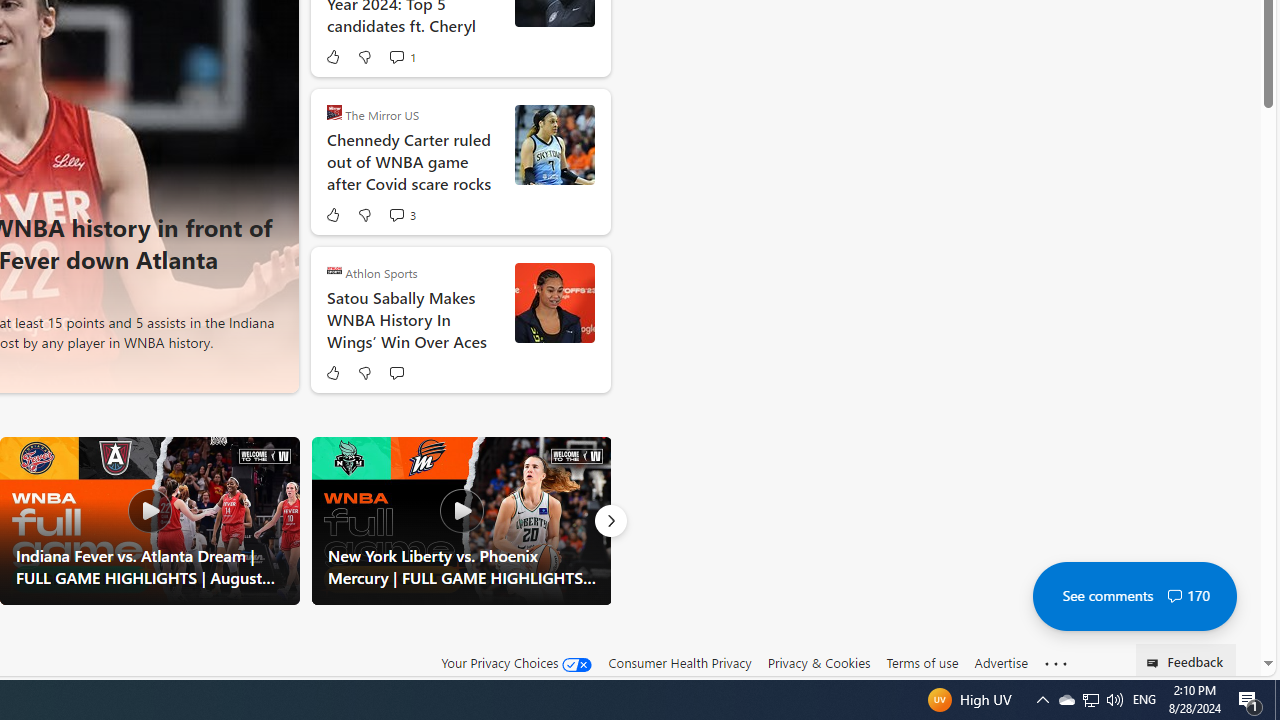  Describe the element at coordinates (1055, 663) in the screenshot. I see `'Class: oneFooter_seeMore-DS-EntryPoint1-1'` at that location.